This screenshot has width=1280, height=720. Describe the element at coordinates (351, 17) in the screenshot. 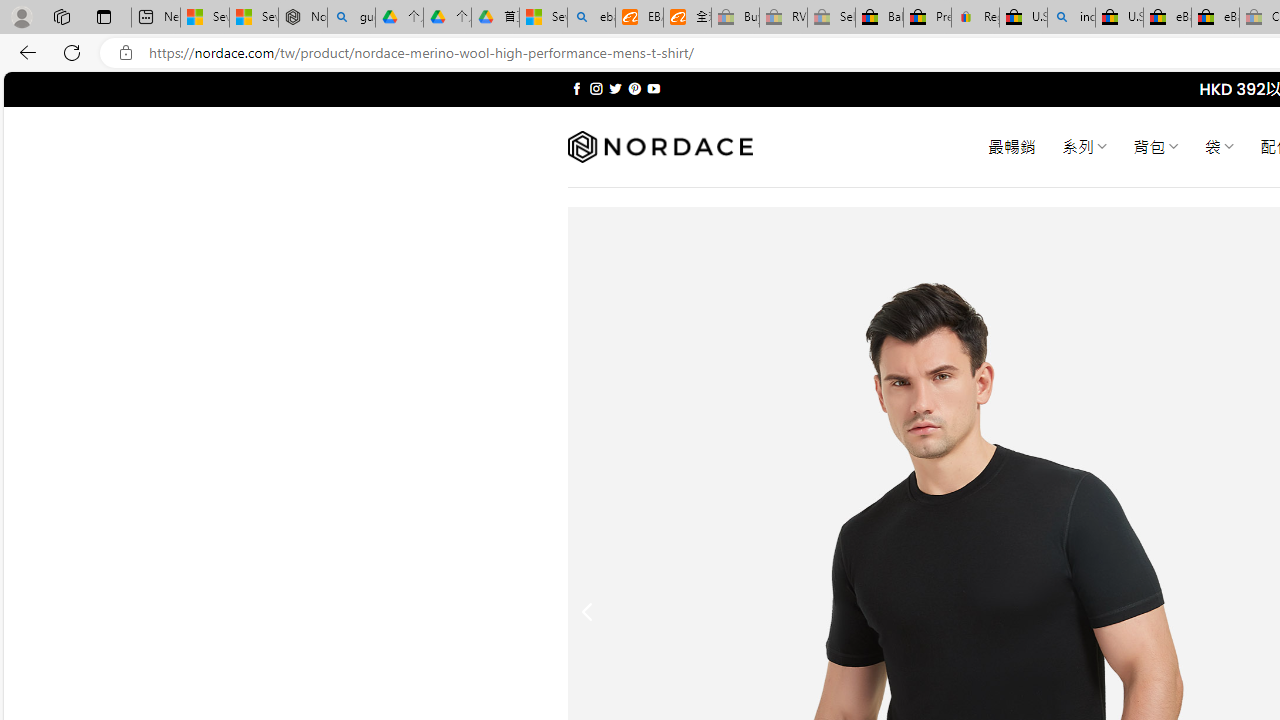

I see `'guge yunpan - Search'` at that location.